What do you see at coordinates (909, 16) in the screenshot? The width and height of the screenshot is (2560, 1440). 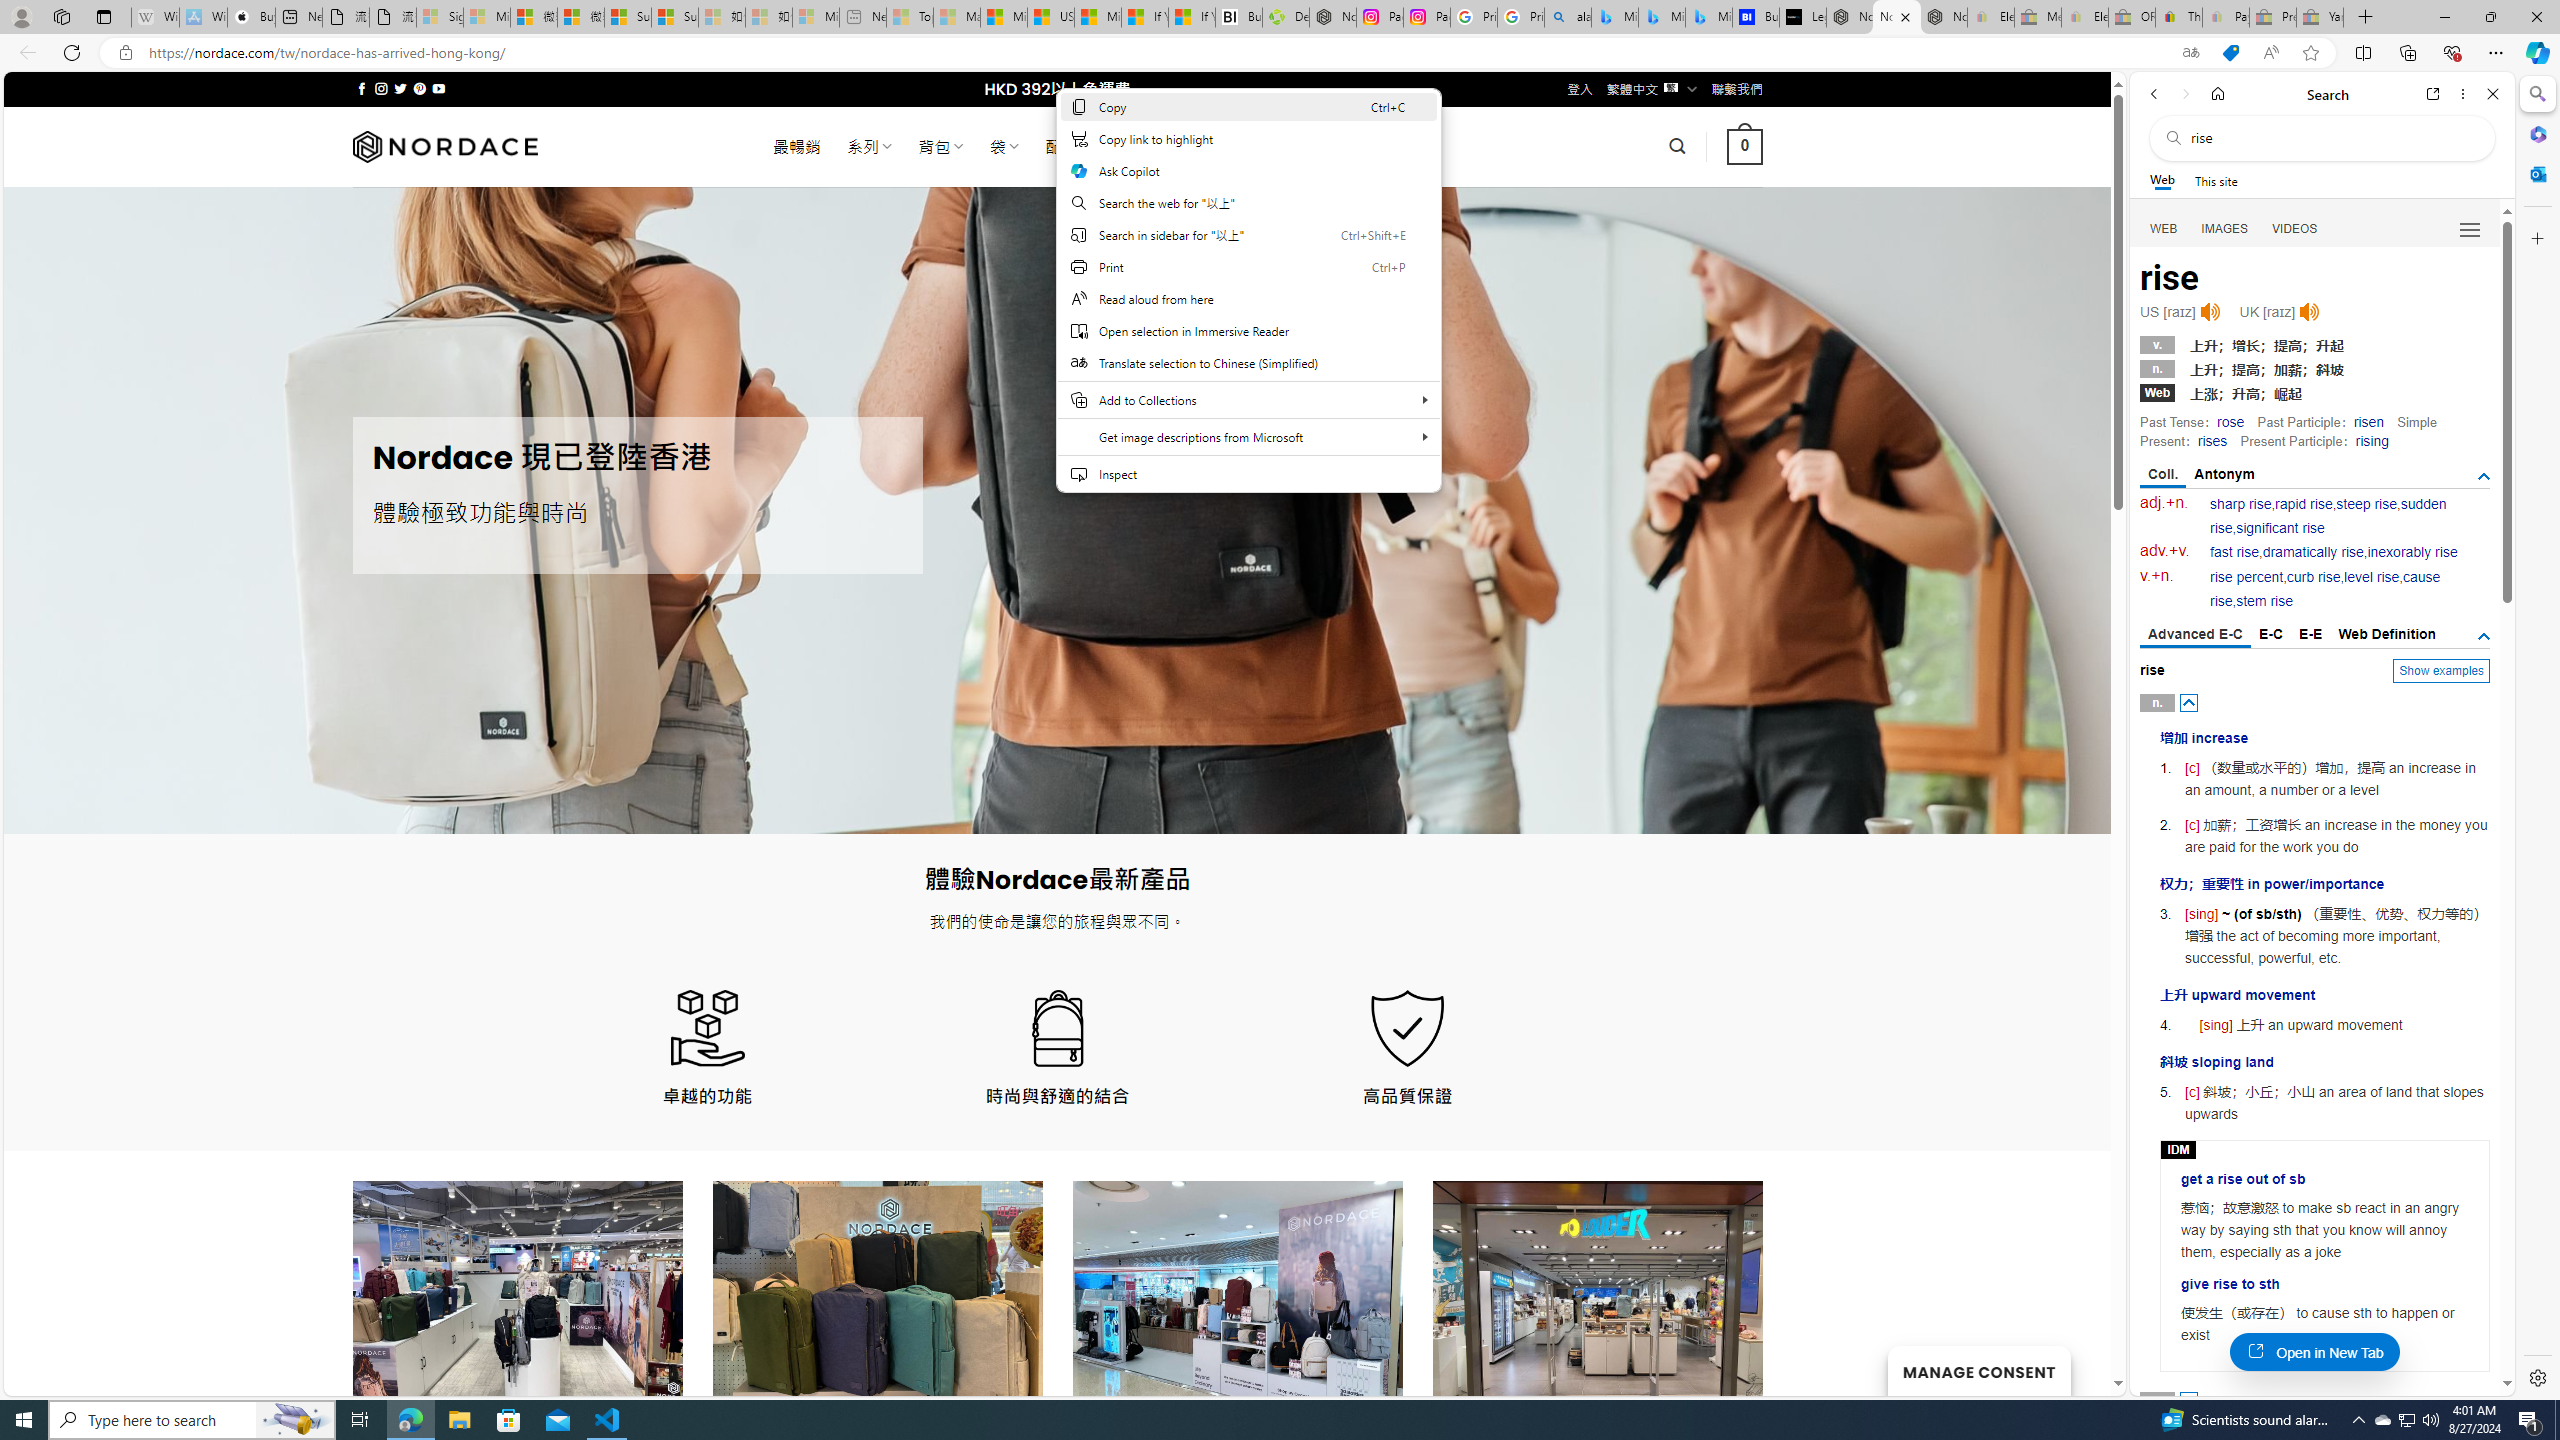 I see `'Top Stories - MSN - Sleeping'` at bounding box center [909, 16].